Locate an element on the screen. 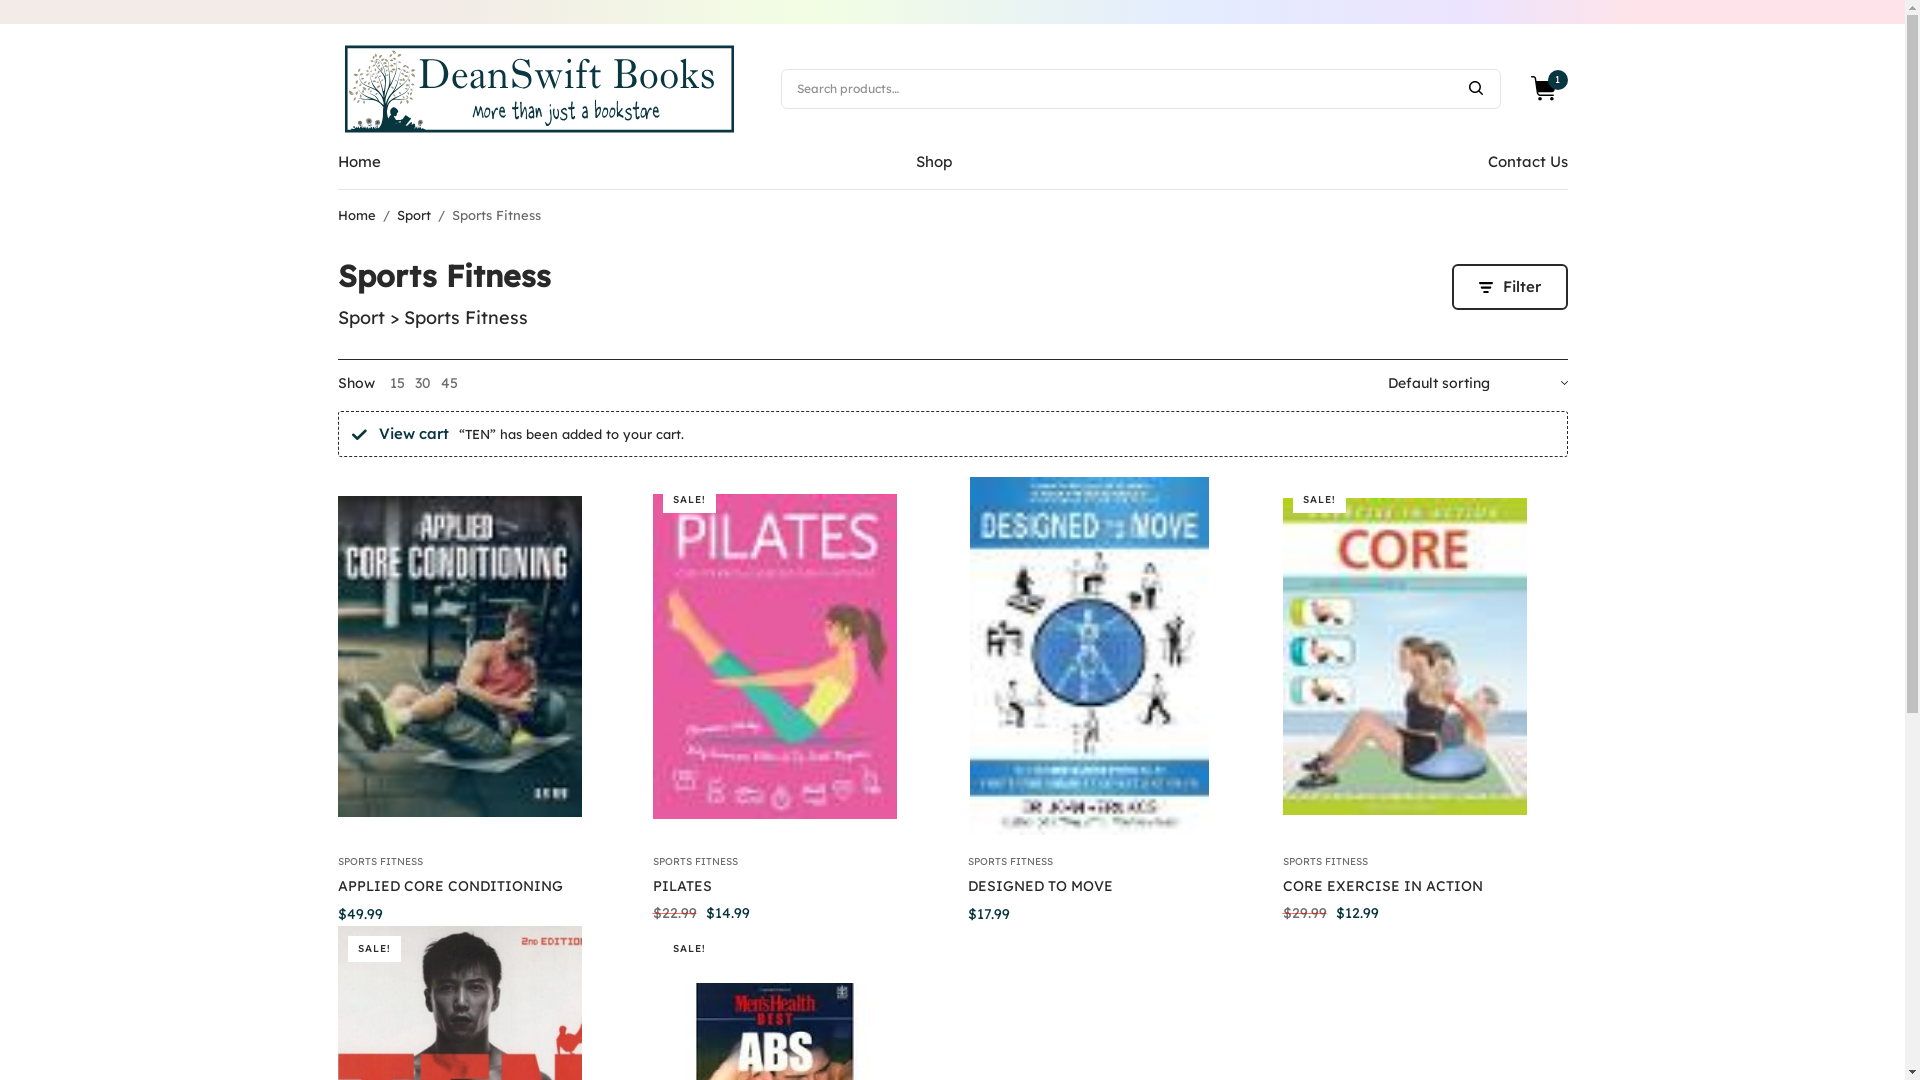 The width and height of the screenshot is (1920, 1080). 'PILATES' is located at coordinates (652, 885).